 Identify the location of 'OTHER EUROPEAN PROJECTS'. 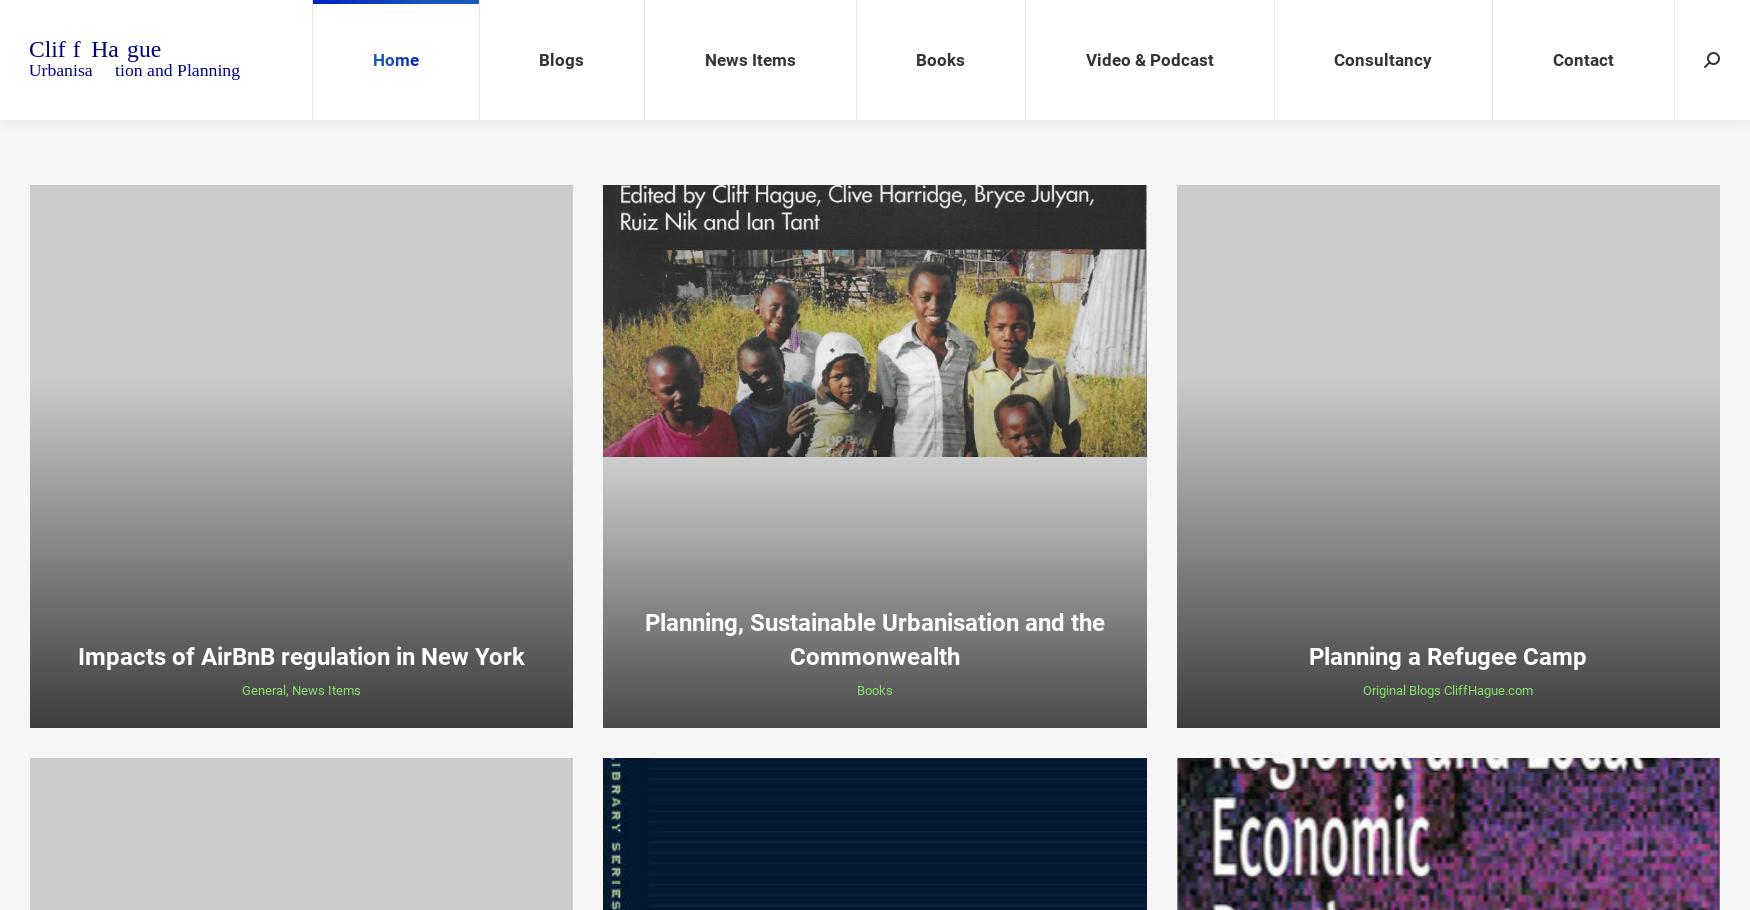
(1386, 290).